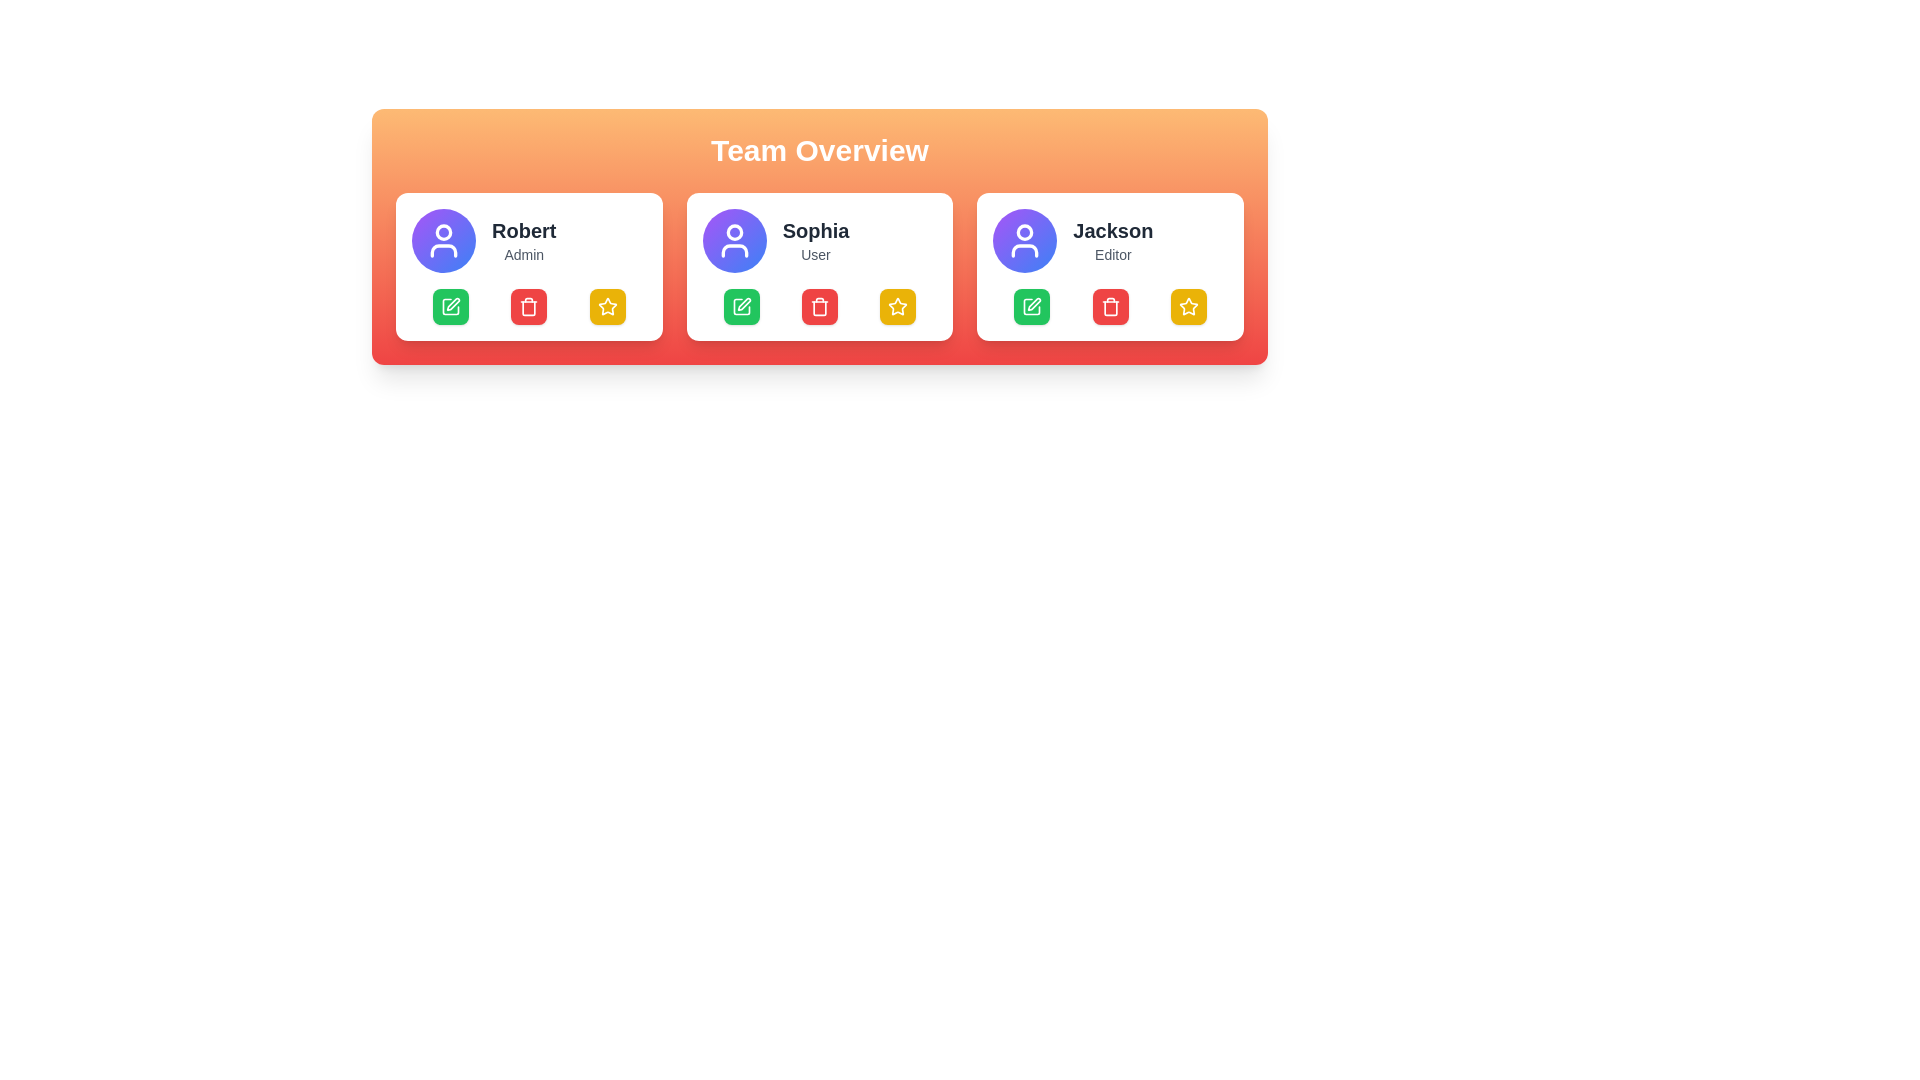  What do you see at coordinates (1112, 230) in the screenshot?
I see `the user's name display in the third user card, which is located above the 'Editor' label and is horizontally centered within its card` at bounding box center [1112, 230].